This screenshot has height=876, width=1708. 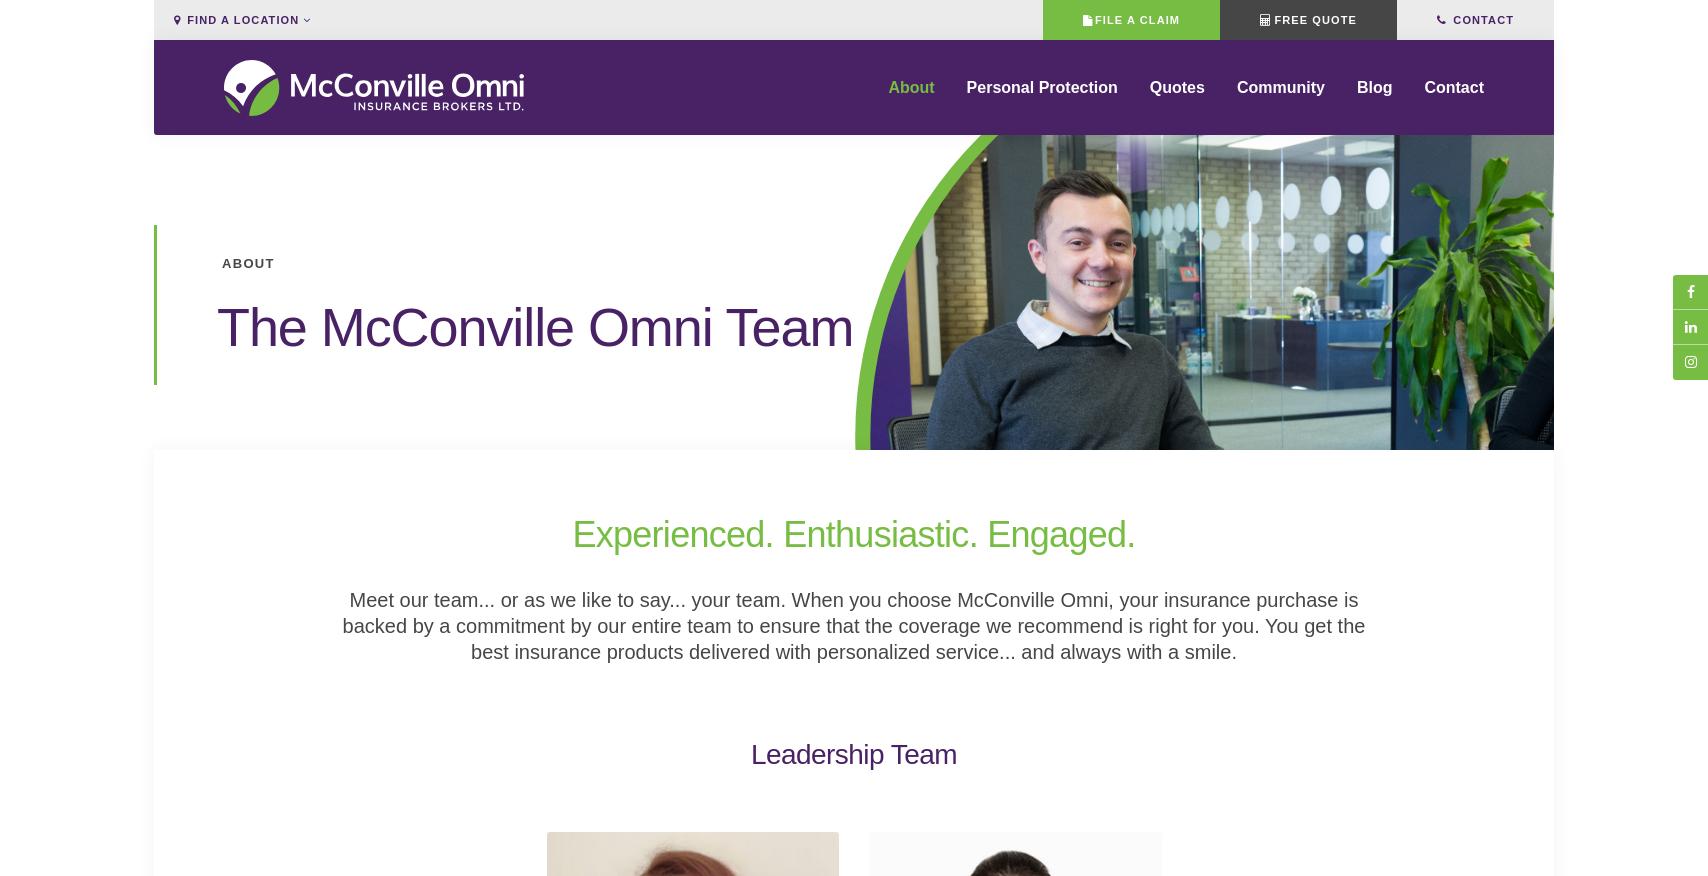 I want to click on 'Personal Protection', so click(x=1041, y=100).